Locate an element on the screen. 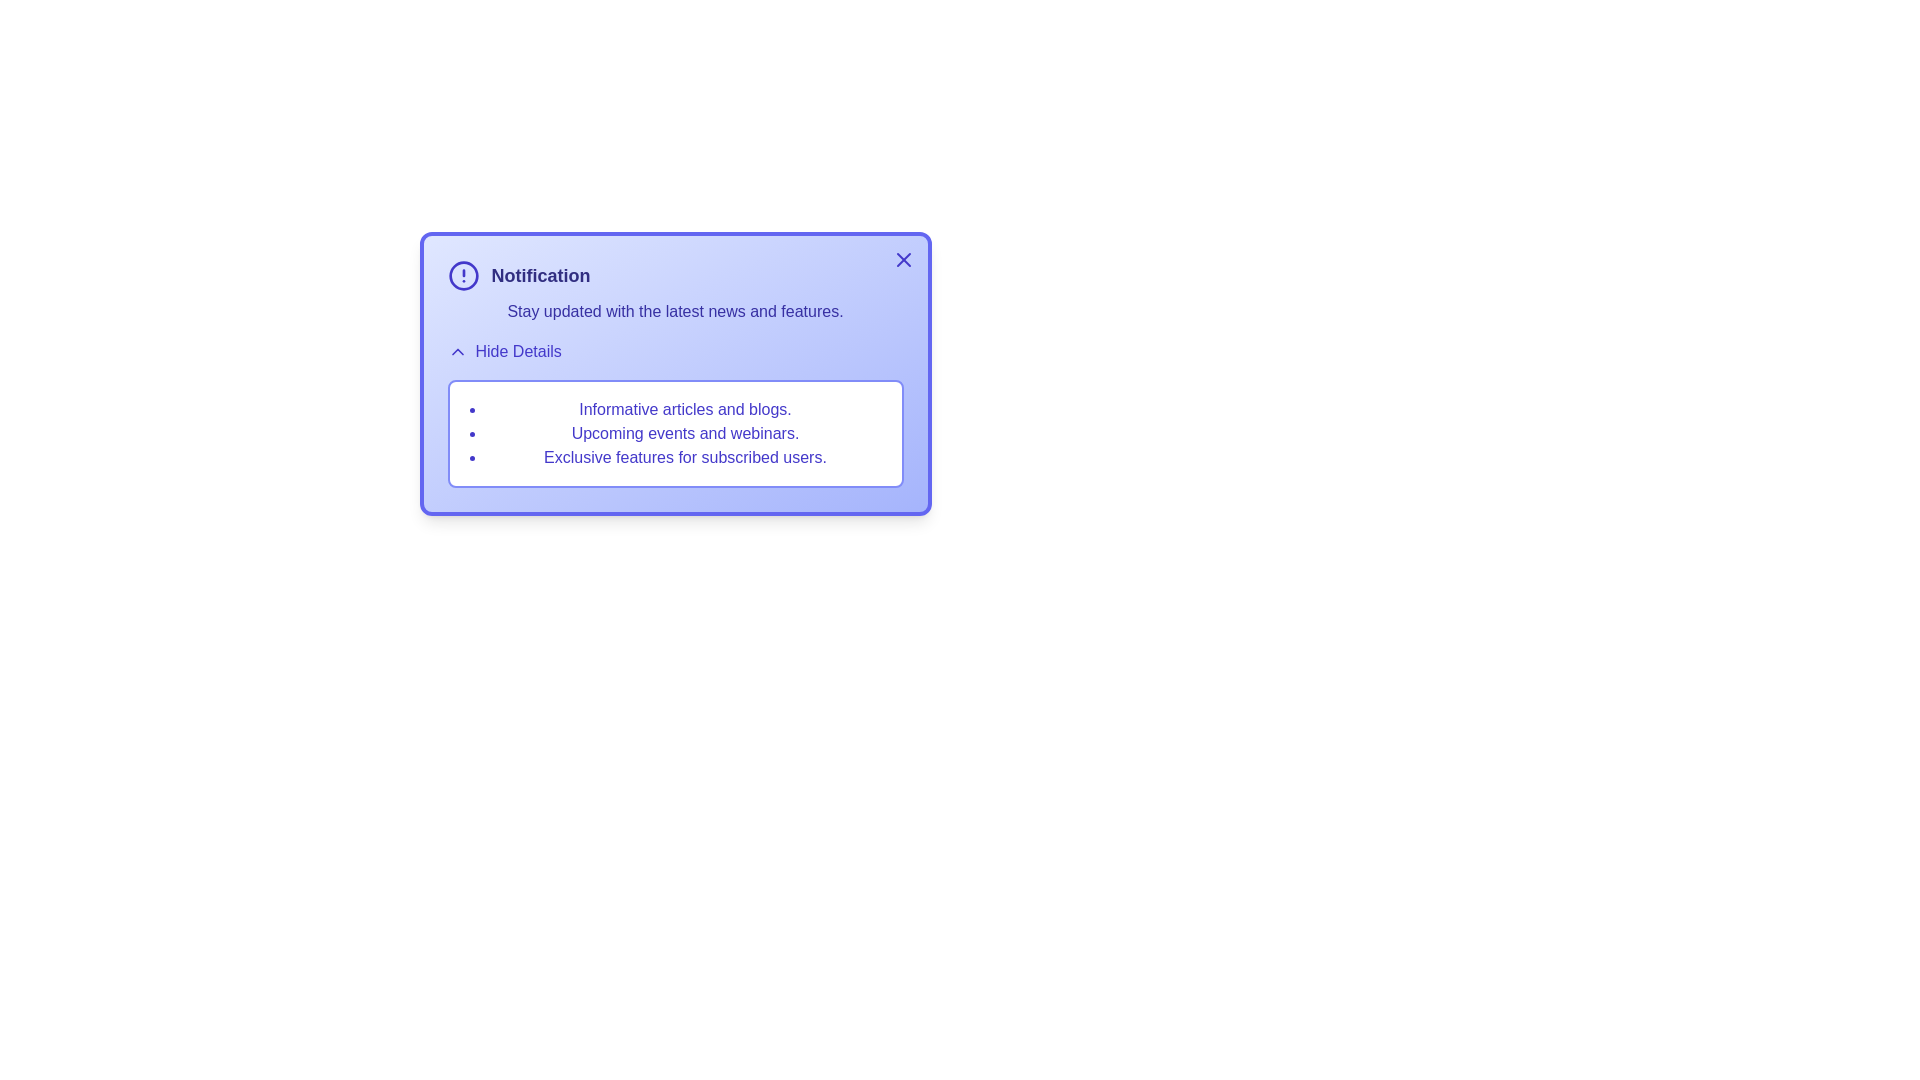 This screenshot has width=1920, height=1080. the close button at the top-right corner of the notification is located at coordinates (902, 258).